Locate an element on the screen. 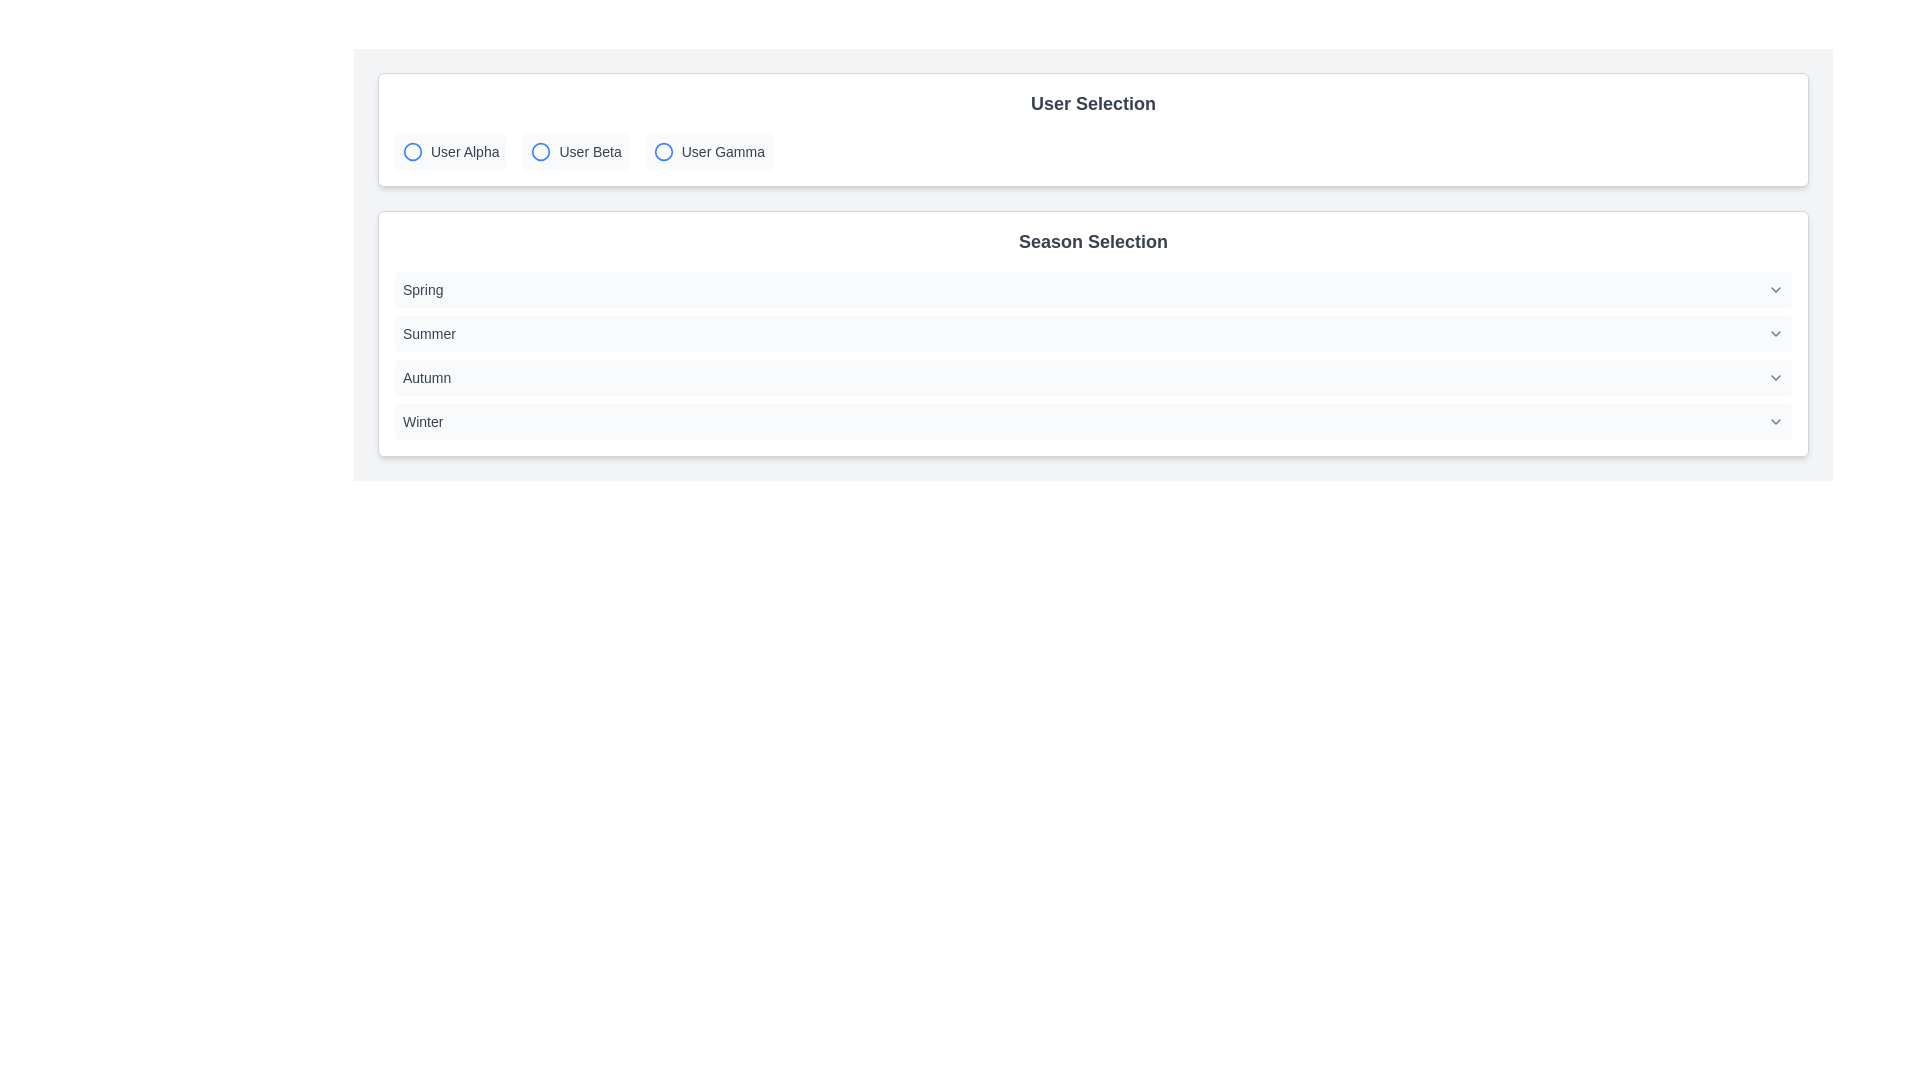  the list item labeled 'Autumn', which is the third item in the vertical list under 'Season Selection' is located at coordinates (1092, 378).